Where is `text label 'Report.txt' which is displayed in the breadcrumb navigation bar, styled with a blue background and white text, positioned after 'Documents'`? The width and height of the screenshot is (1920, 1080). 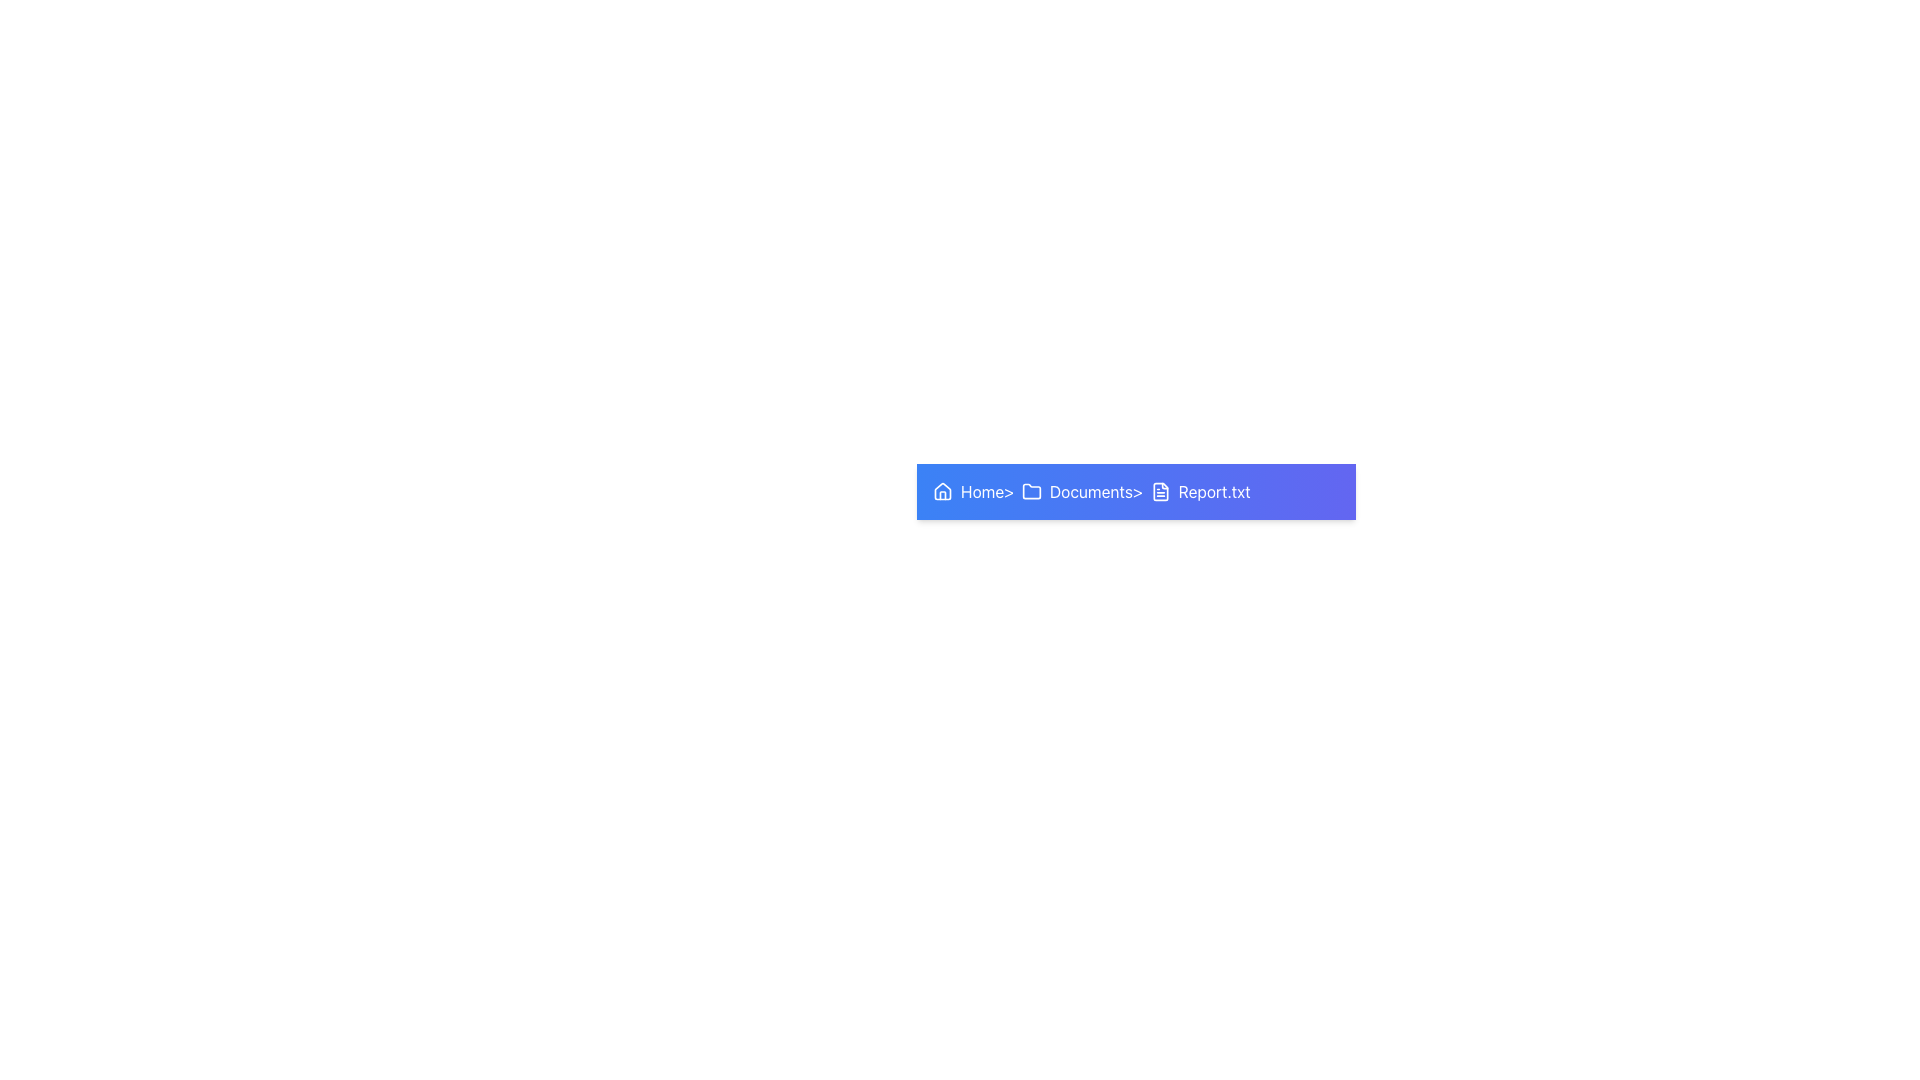
text label 'Report.txt' which is displayed in the breadcrumb navigation bar, styled with a blue background and white text, positioned after 'Documents' is located at coordinates (1213, 492).